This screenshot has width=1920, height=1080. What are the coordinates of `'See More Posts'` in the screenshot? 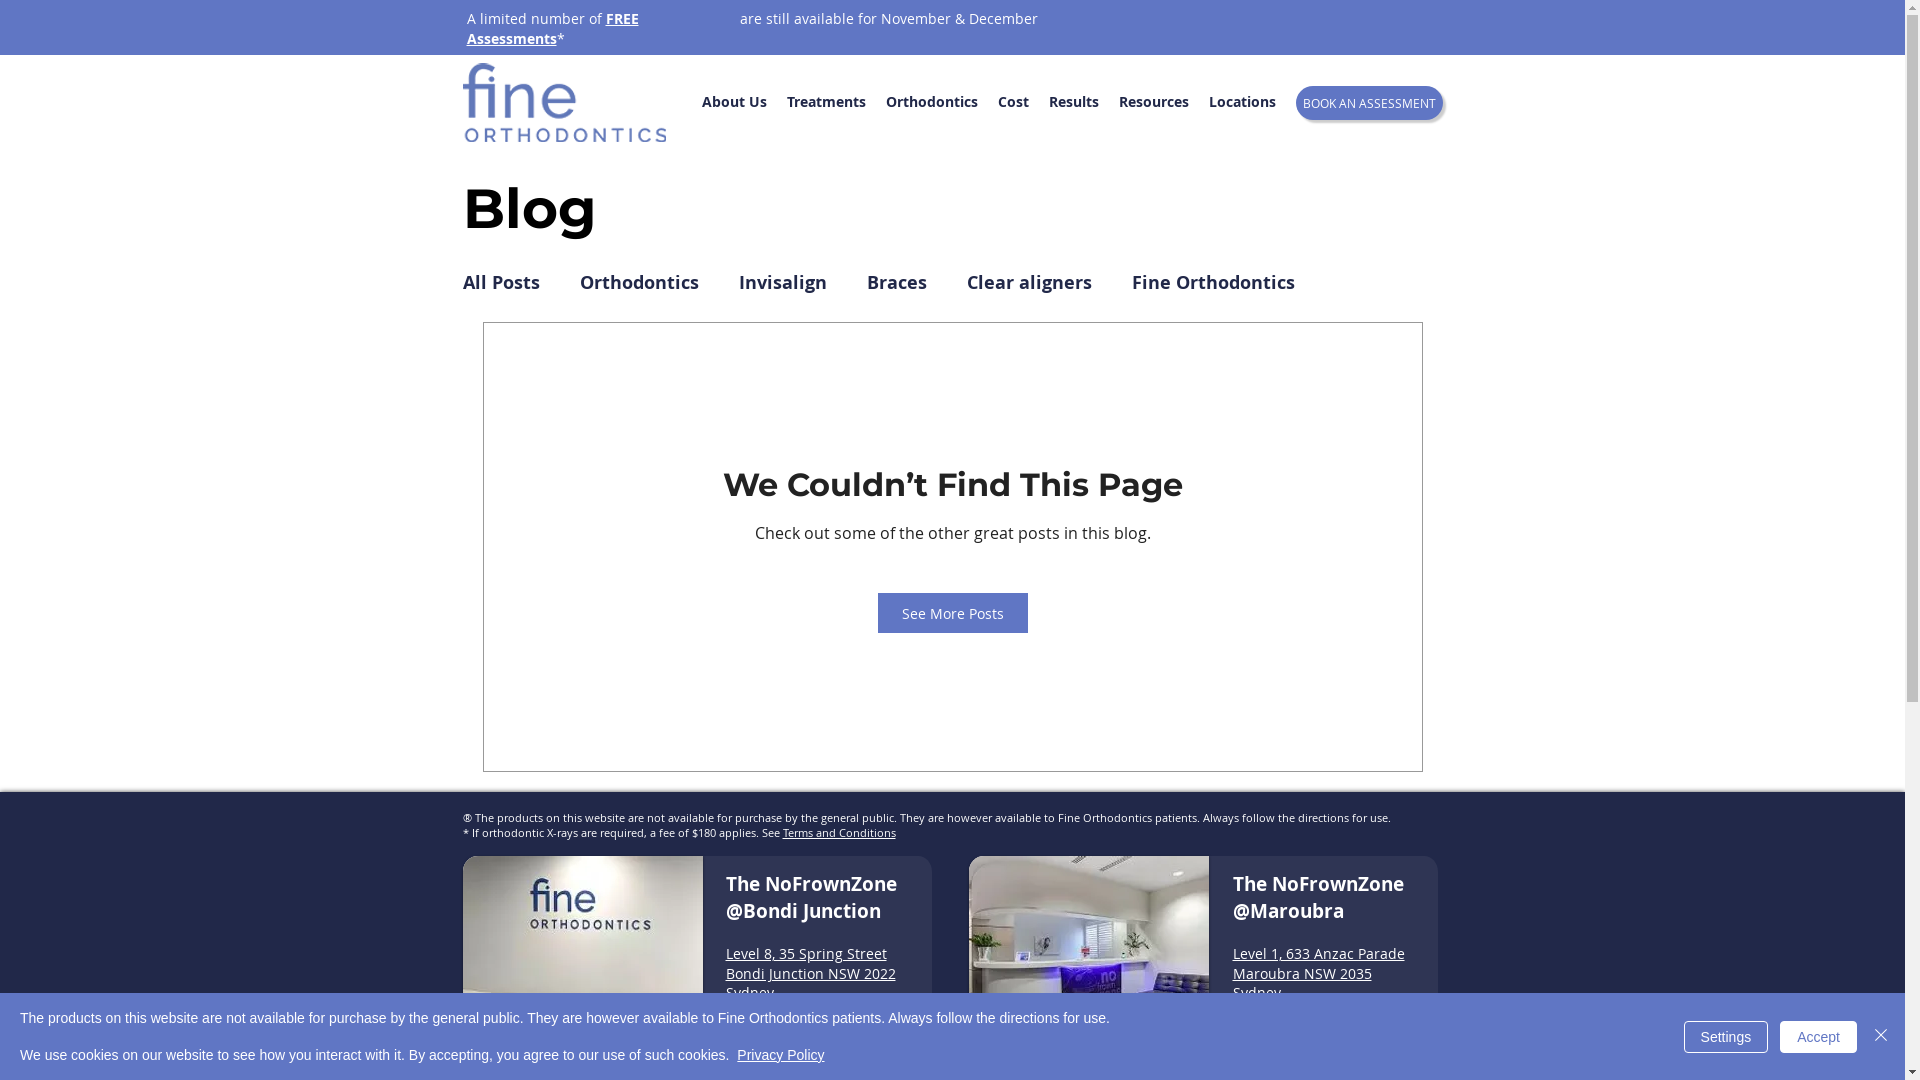 It's located at (952, 612).